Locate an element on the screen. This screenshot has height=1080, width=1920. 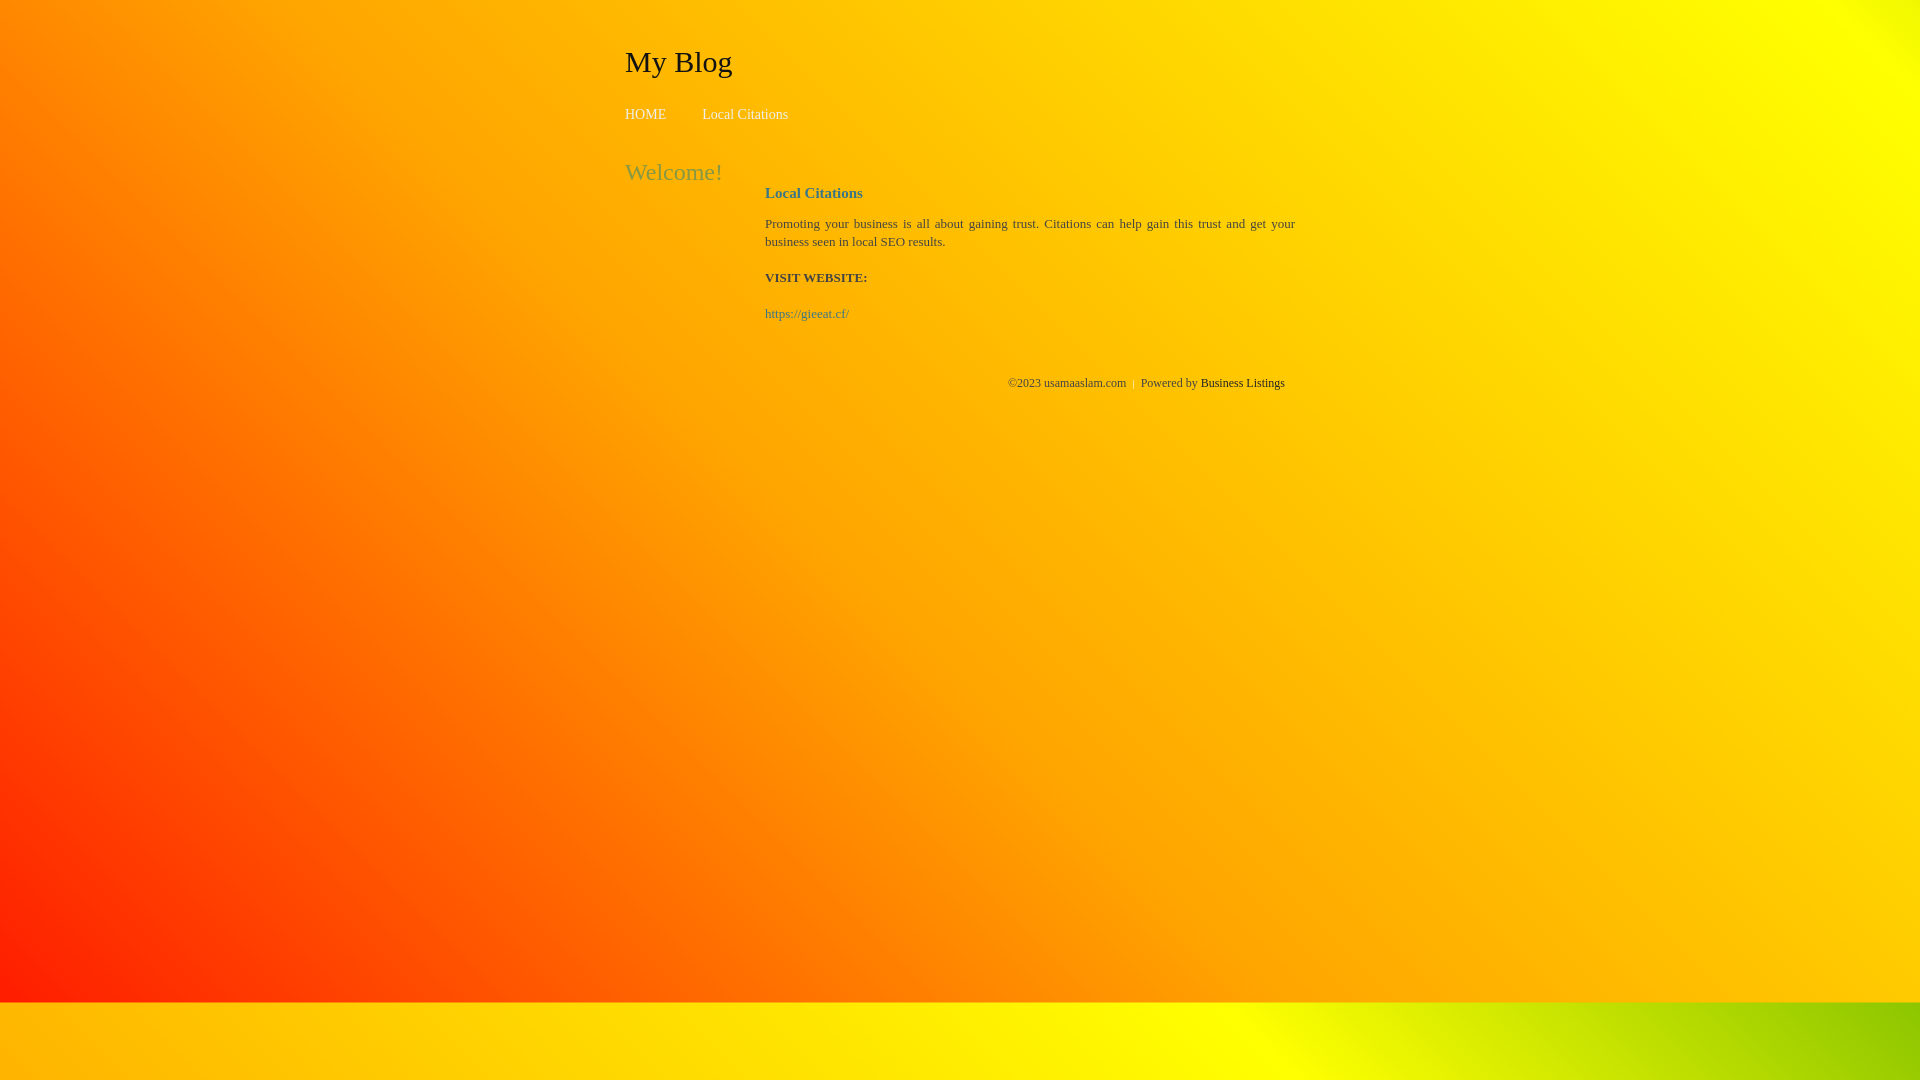
'https://gieeat.cf/' is located at coordinates (806, 313).